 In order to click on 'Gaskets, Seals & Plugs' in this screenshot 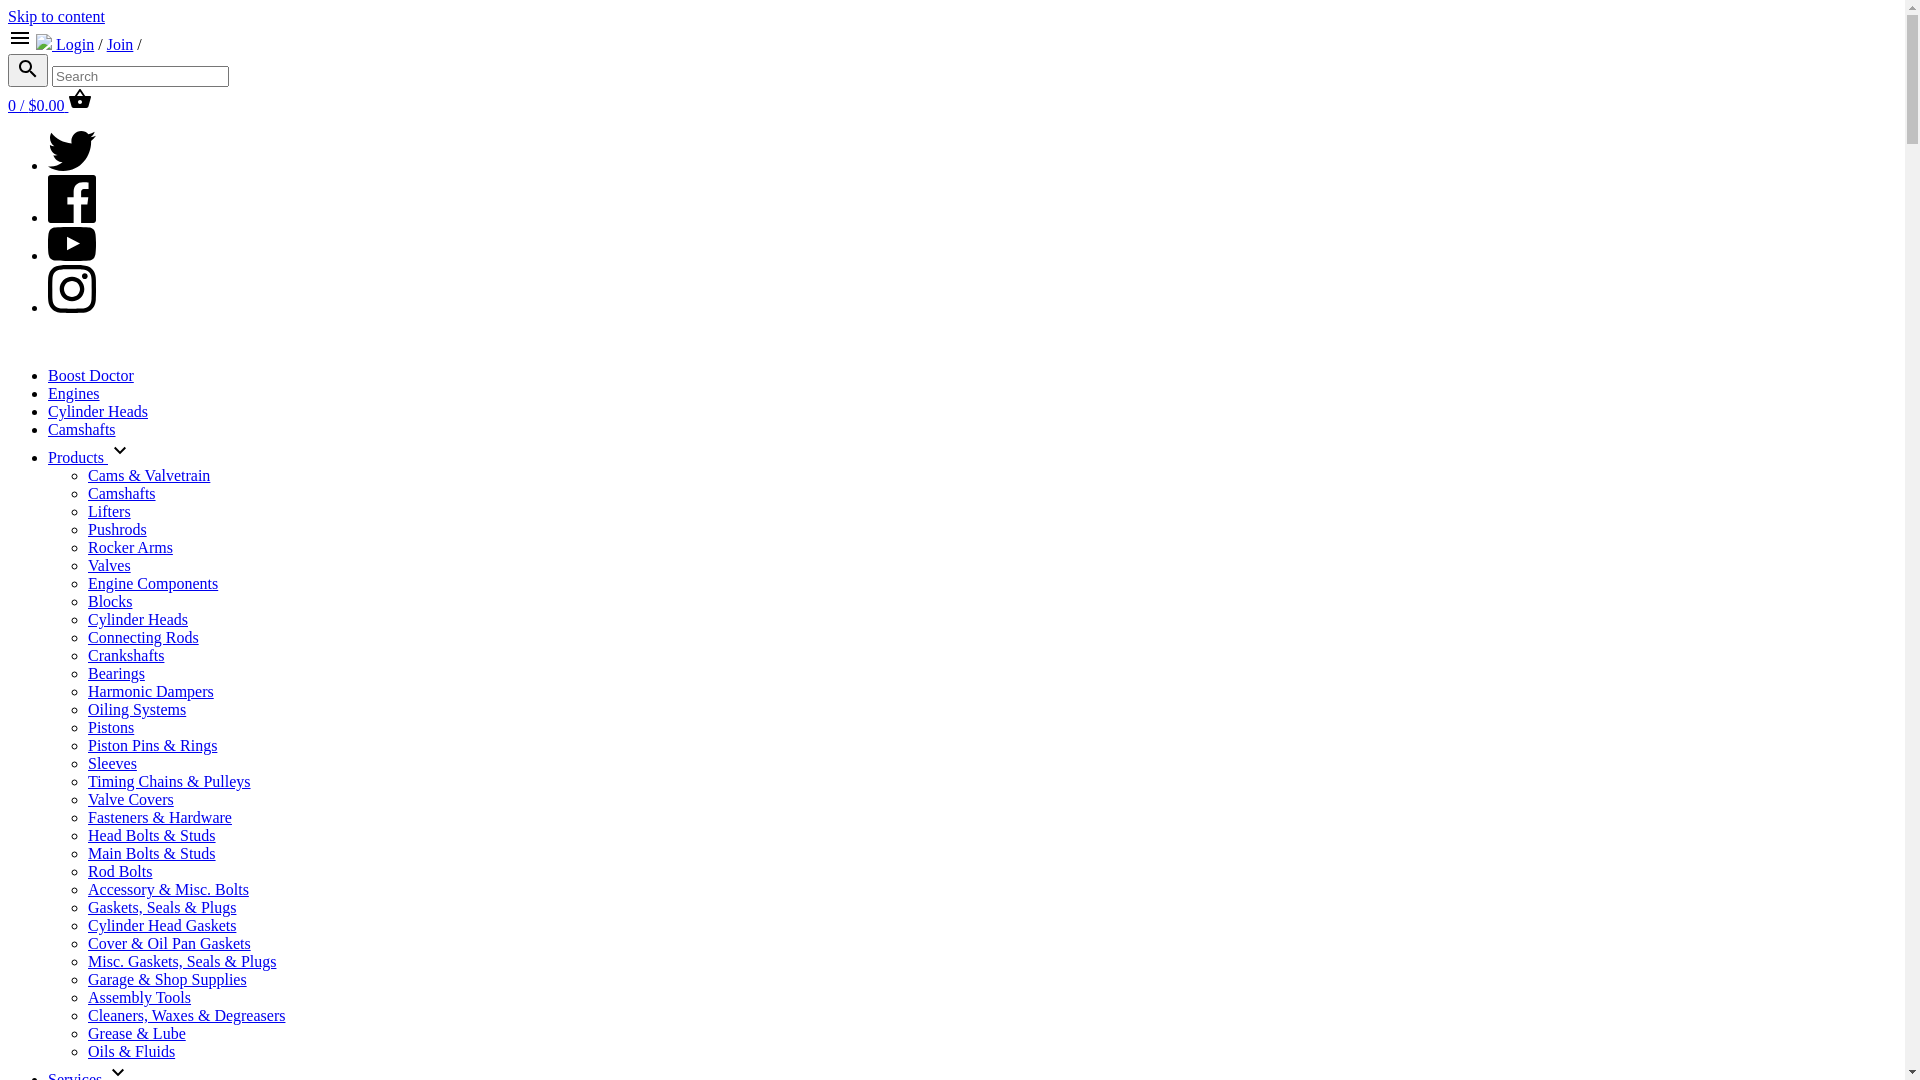, I will do `click(162, 907)`.